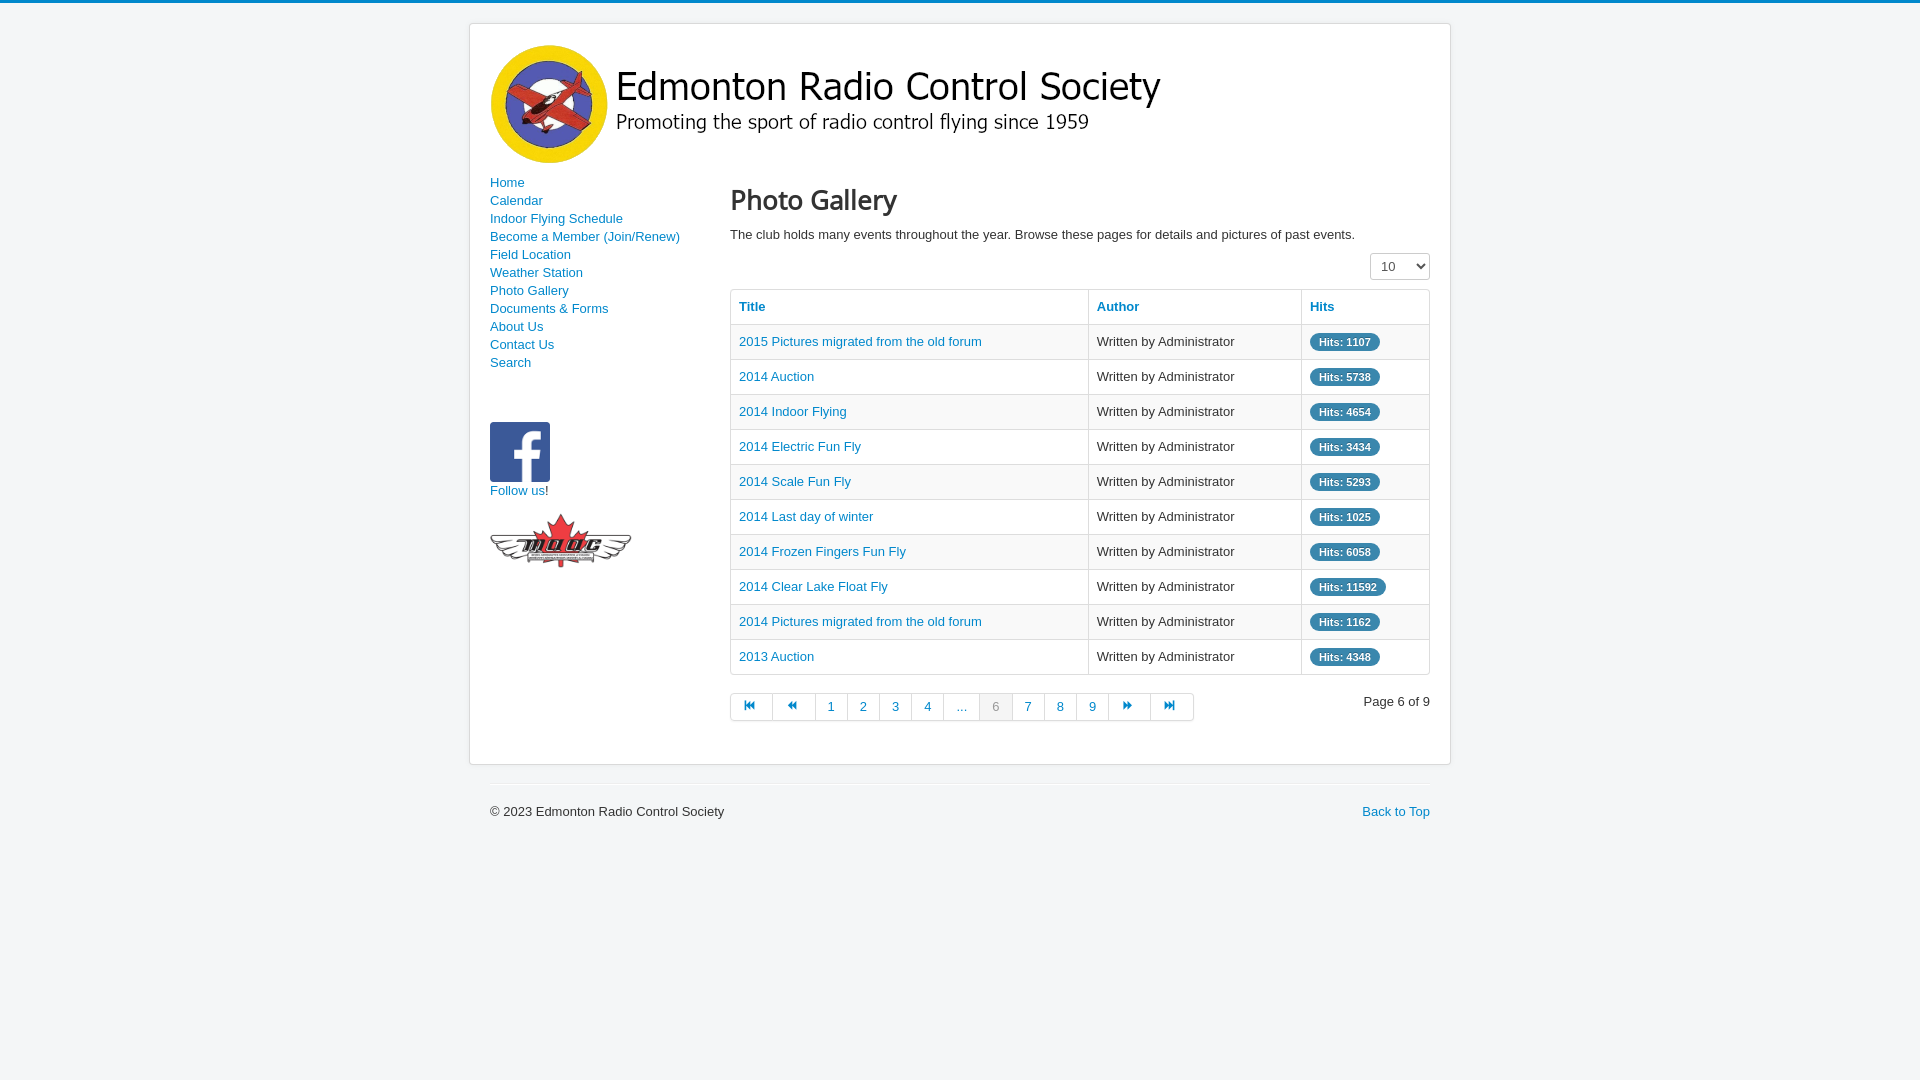 Image resolution: width=1920 pixels, height=1080 pixels. What do you see at coordinates (794, 481) in the screenshot?
I see `'2014 Scale Fun Fly'` at bounding box center [794, 481].